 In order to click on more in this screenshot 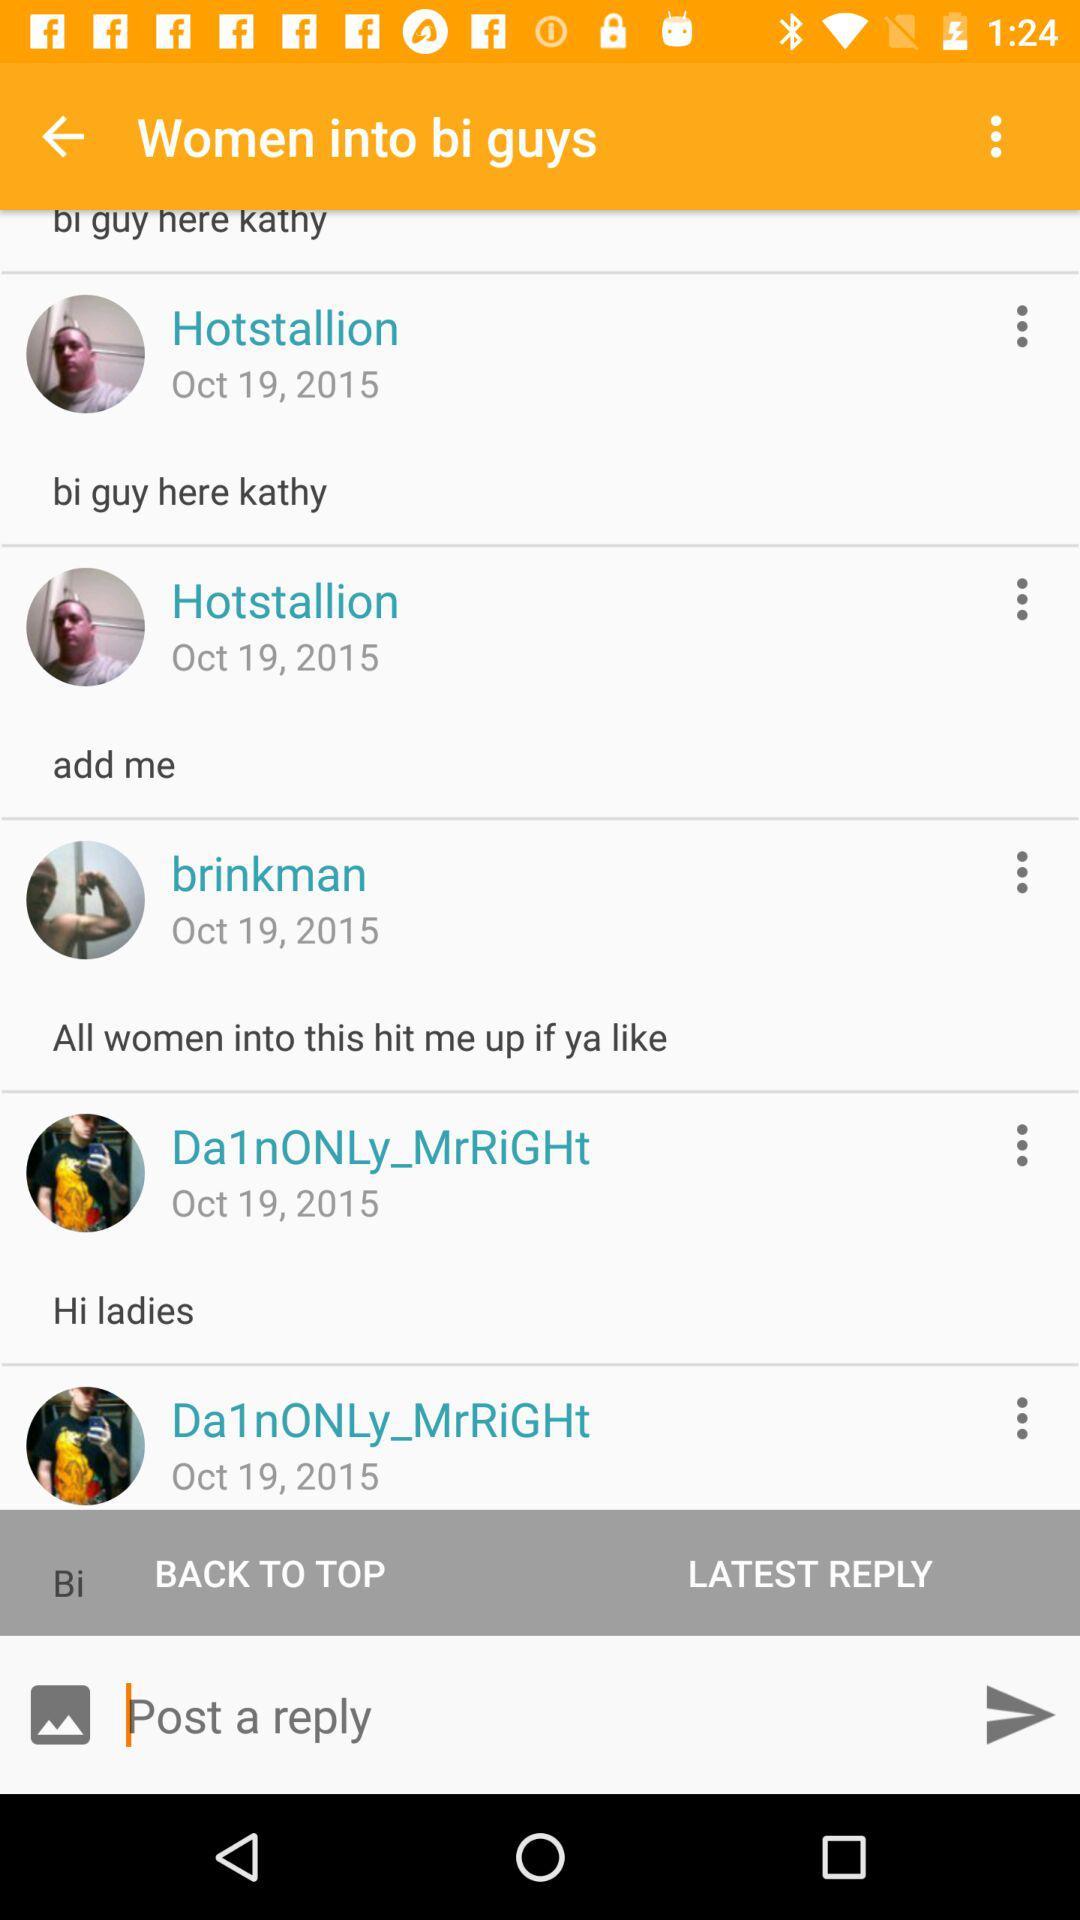, I will do `click(1022, 326)`.